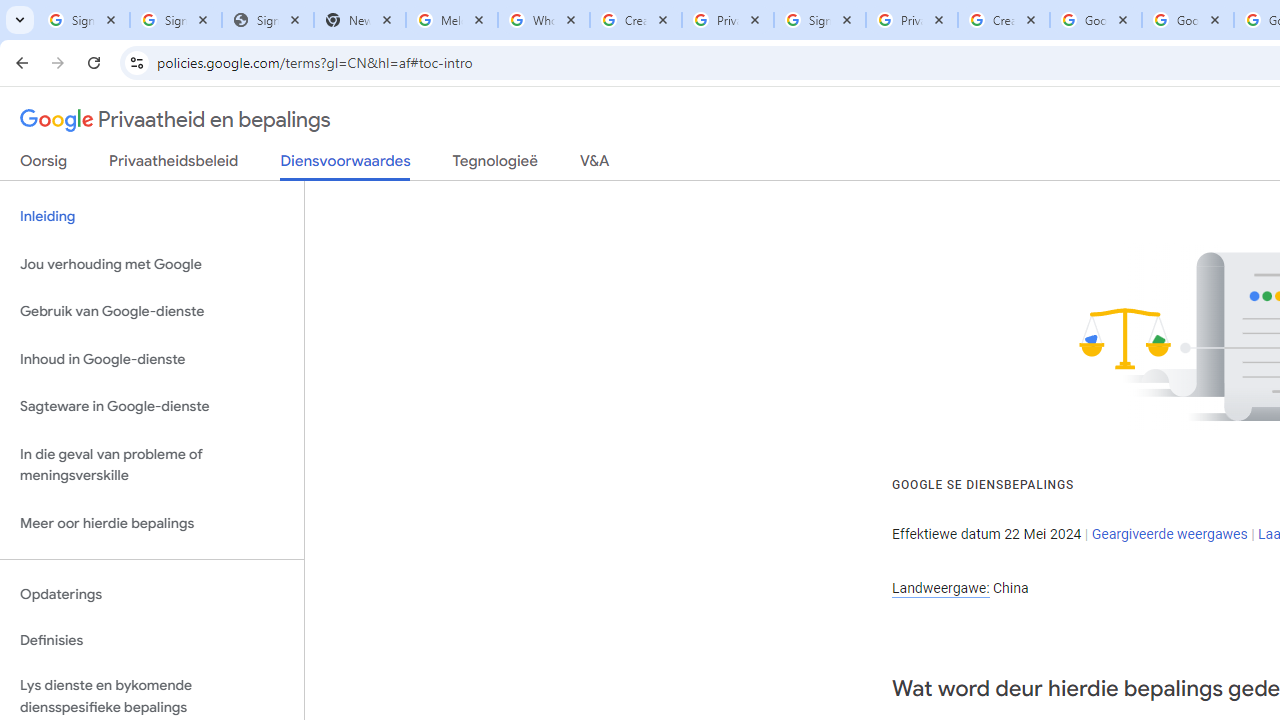  What do you see at coordinates (151, 522) in the screenshot?
I see `'Meer oor hierdie bepalings'` at bounding box center [151, 522].